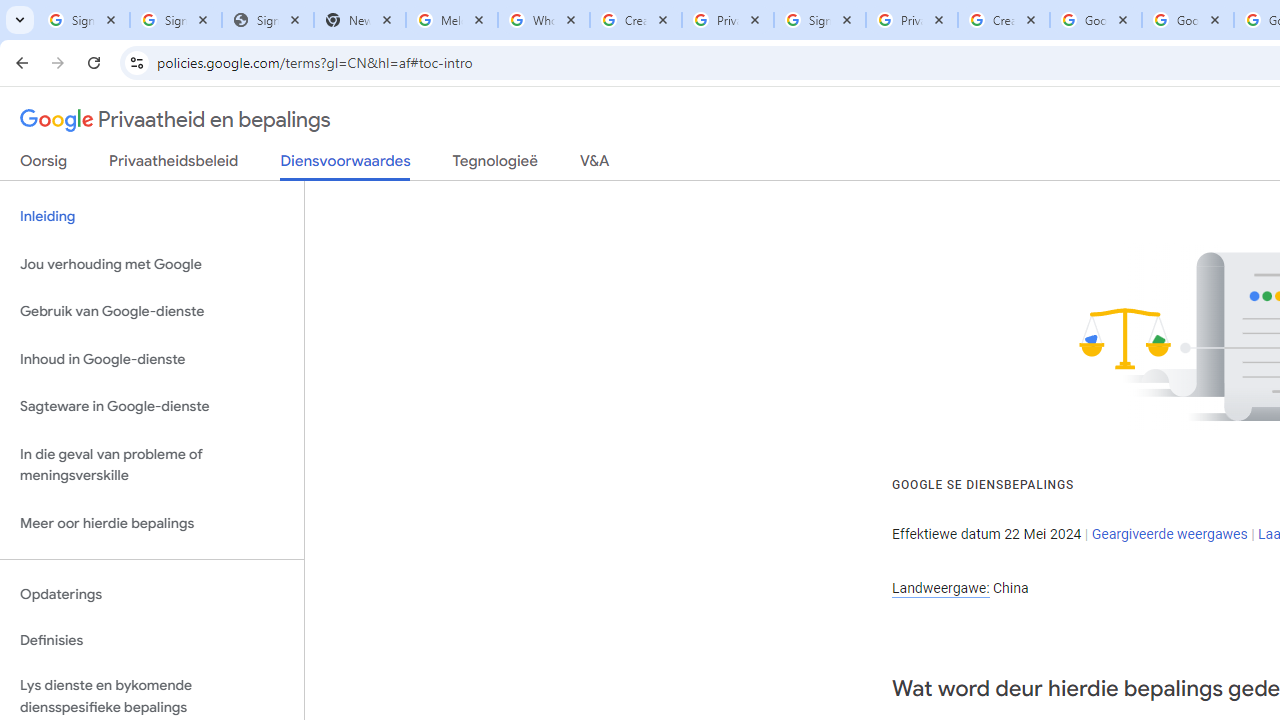  What do you see at coordinates (151, 522) in the screenshot?
I see `'Meer oor hierdie bepalings'` at bounding box center [151, 522].